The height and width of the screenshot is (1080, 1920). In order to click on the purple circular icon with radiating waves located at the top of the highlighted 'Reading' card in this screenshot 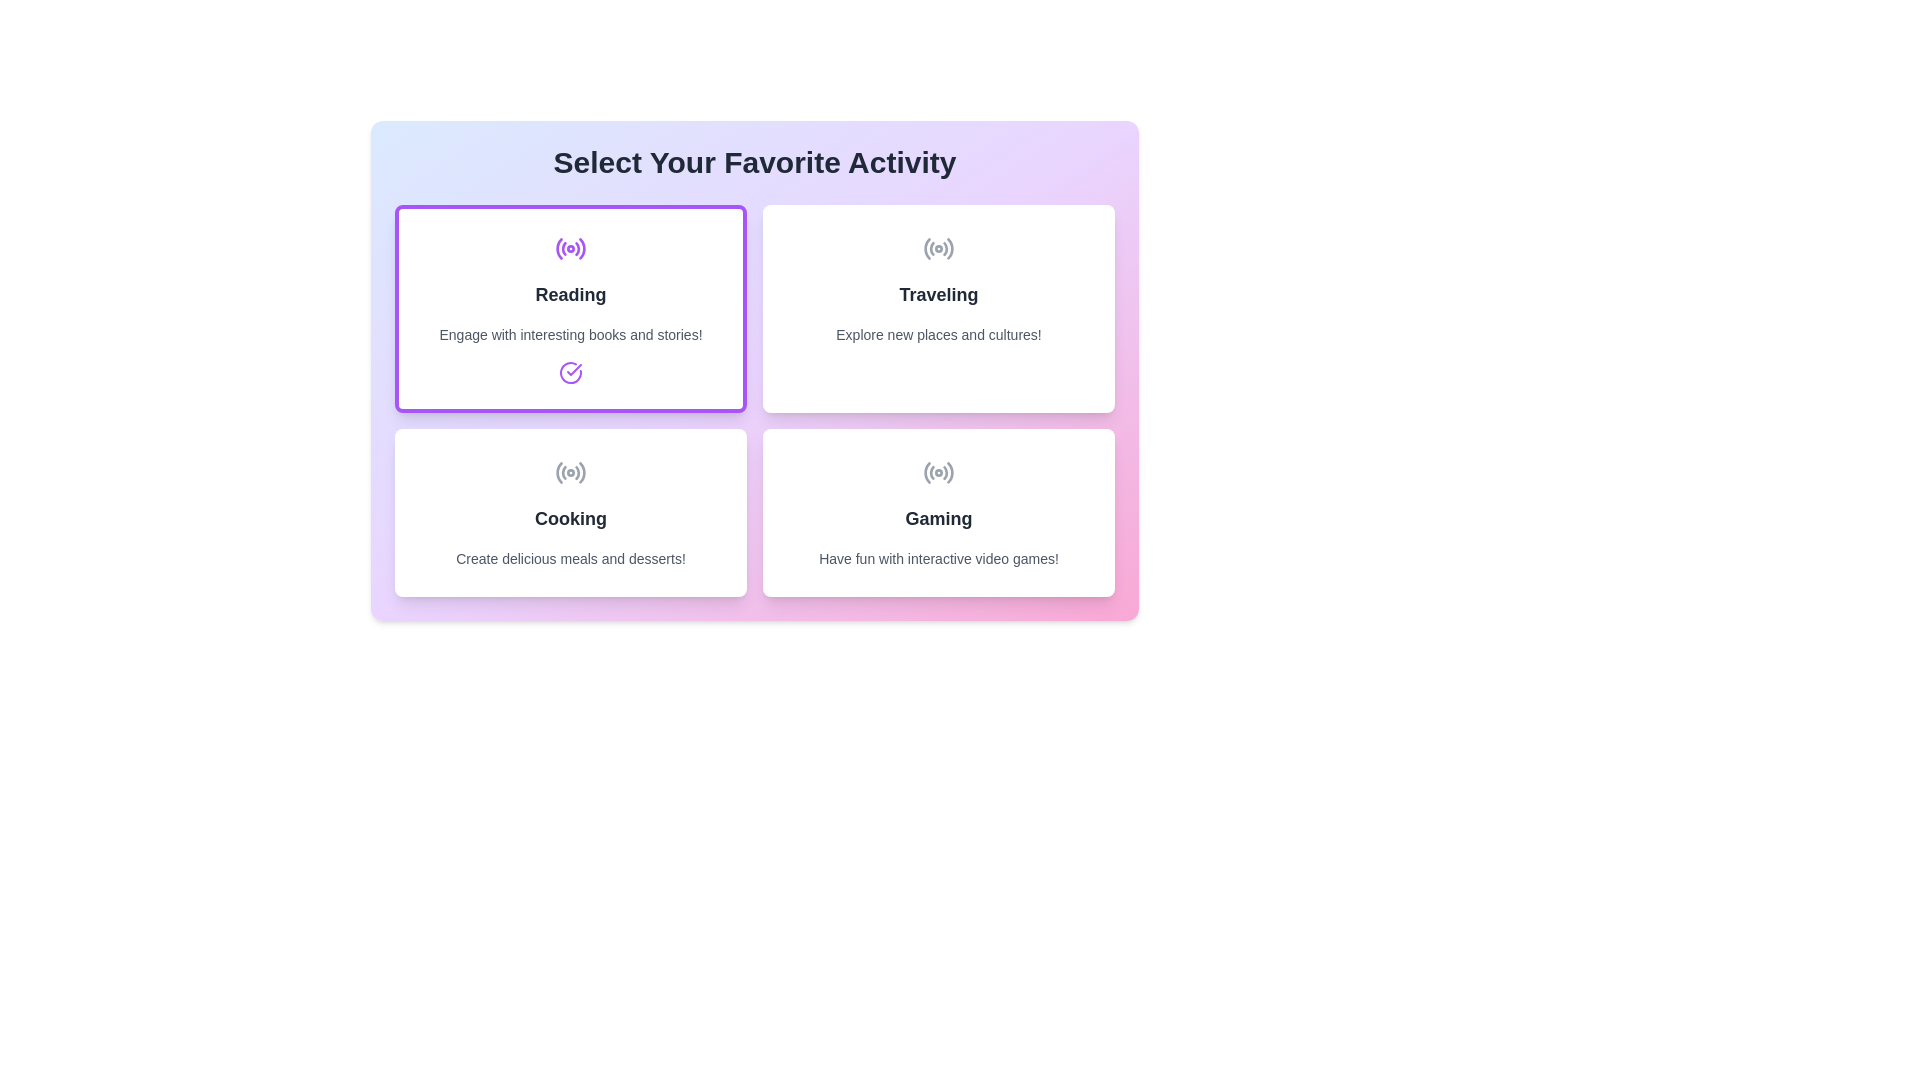, I will do `click(570, 248)`.